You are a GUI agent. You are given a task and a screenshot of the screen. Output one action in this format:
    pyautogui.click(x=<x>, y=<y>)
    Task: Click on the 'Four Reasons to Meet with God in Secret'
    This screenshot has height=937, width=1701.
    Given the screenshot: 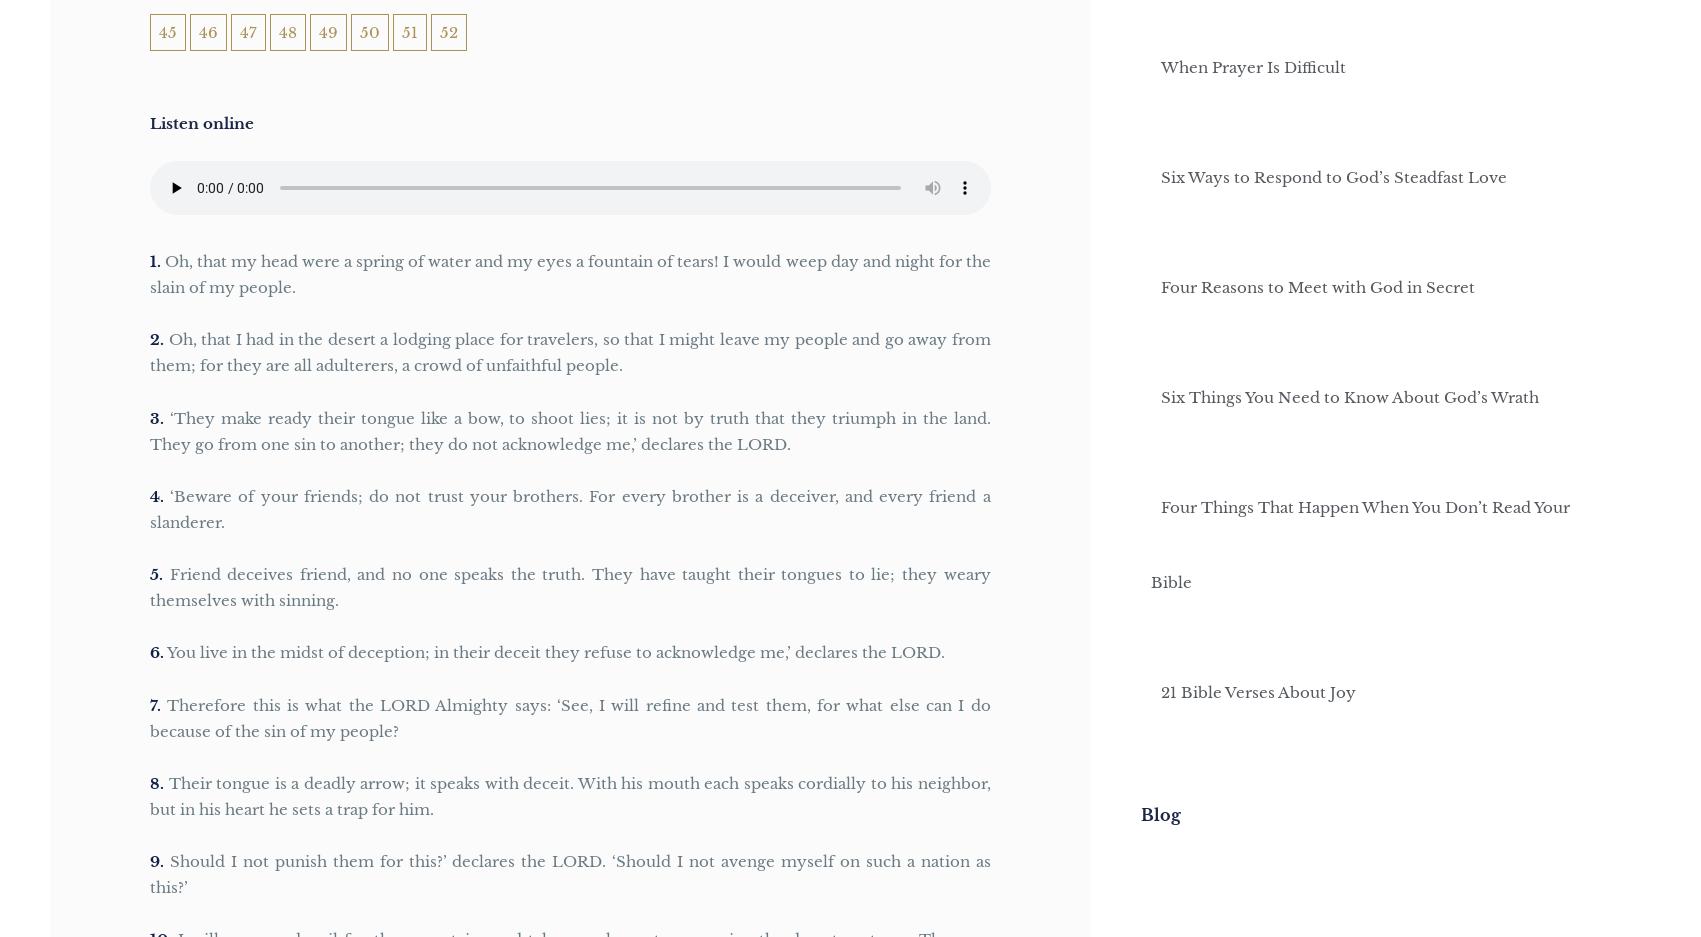 What is the action you would take?
    pyautogui.click(x=1317, y=286)
    